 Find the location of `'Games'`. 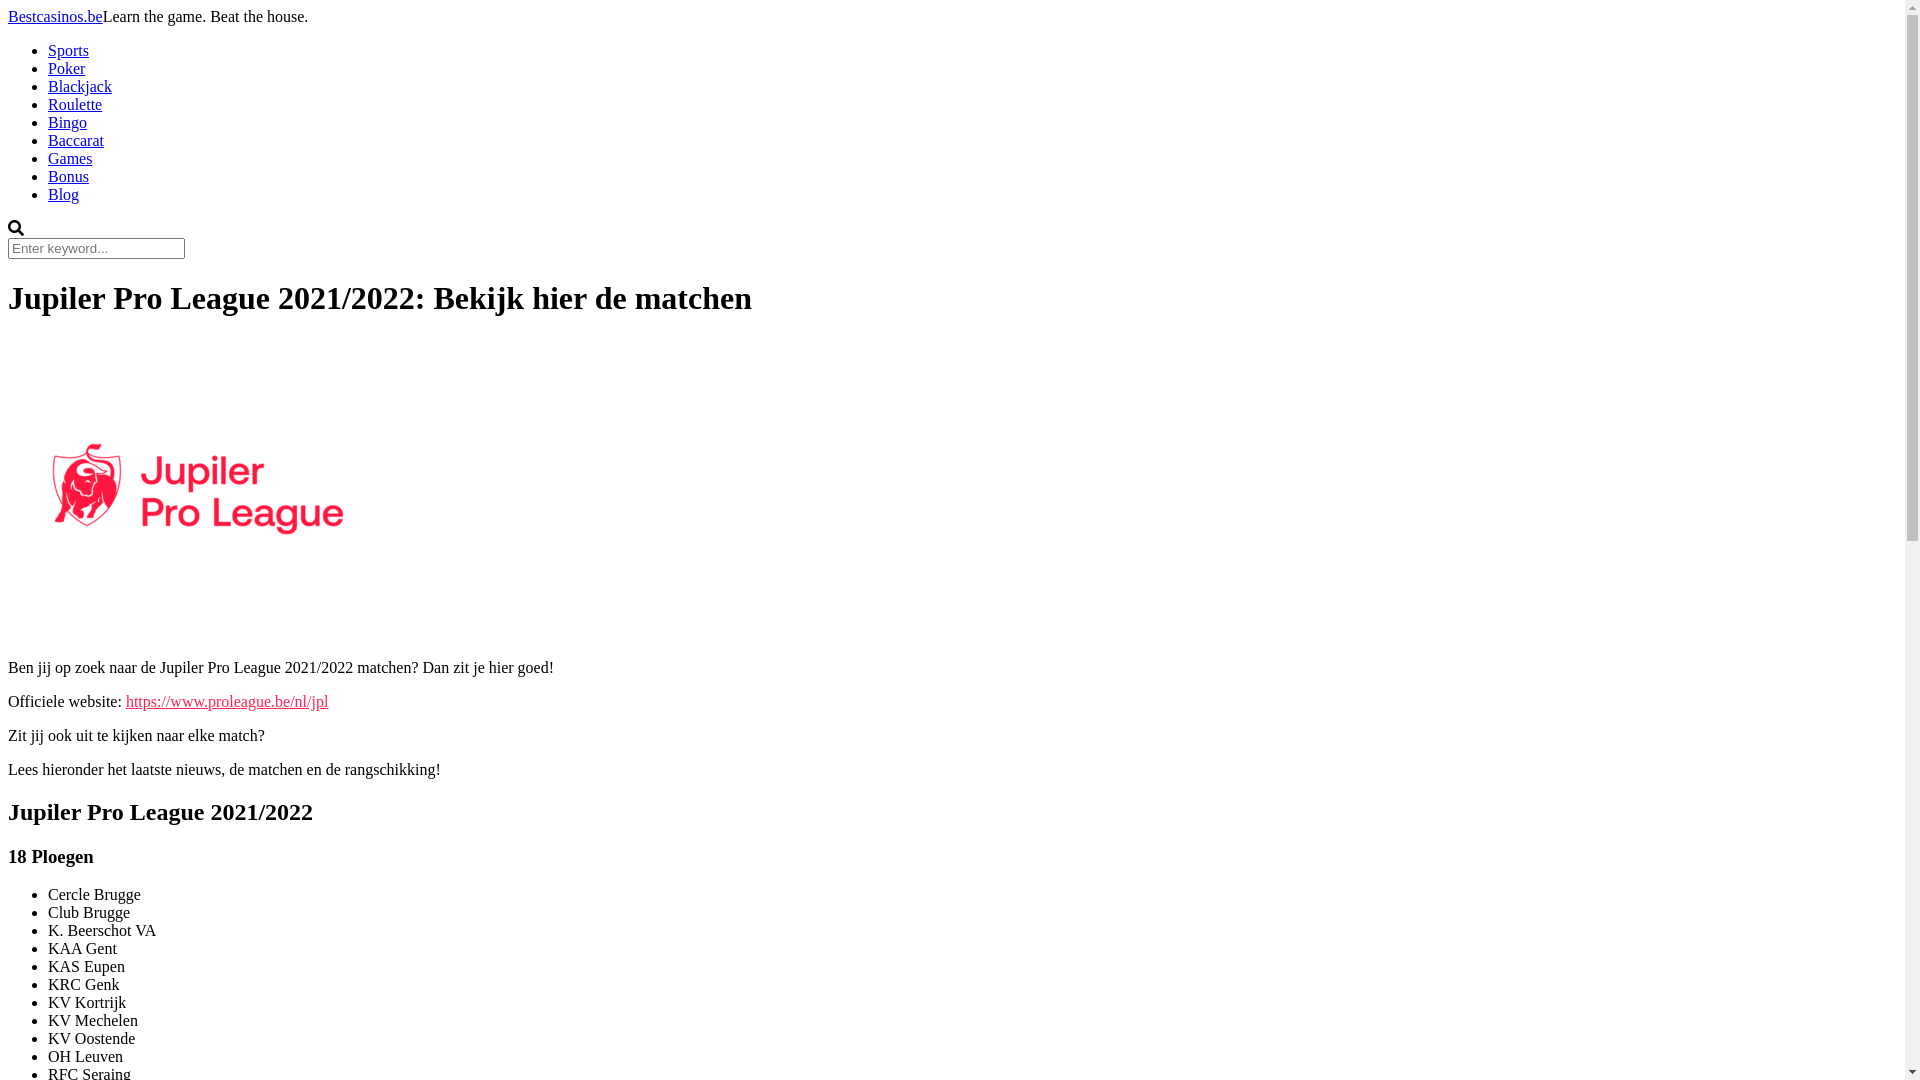

'Games' is located at coordinates (70, 157).